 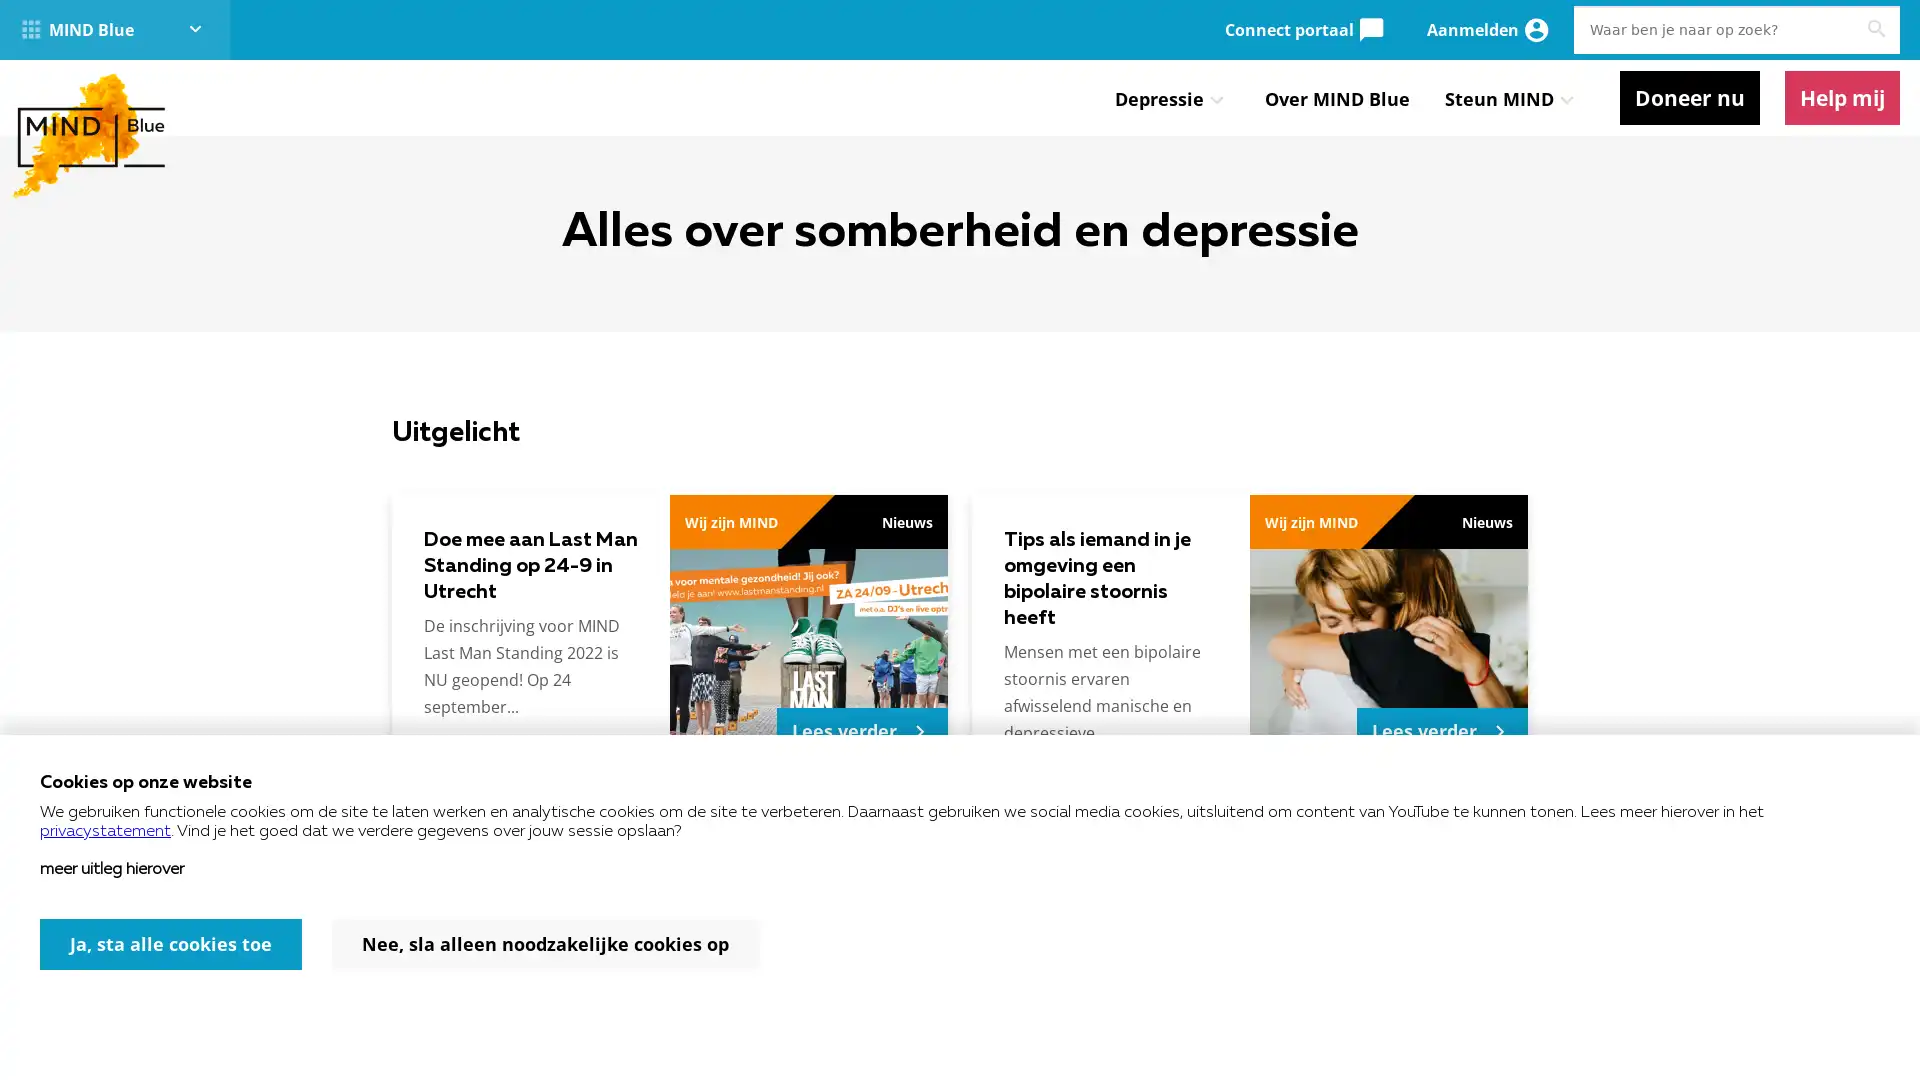 I want to click on Ja, sta alle cookies toe, so click(x=171, y=944).